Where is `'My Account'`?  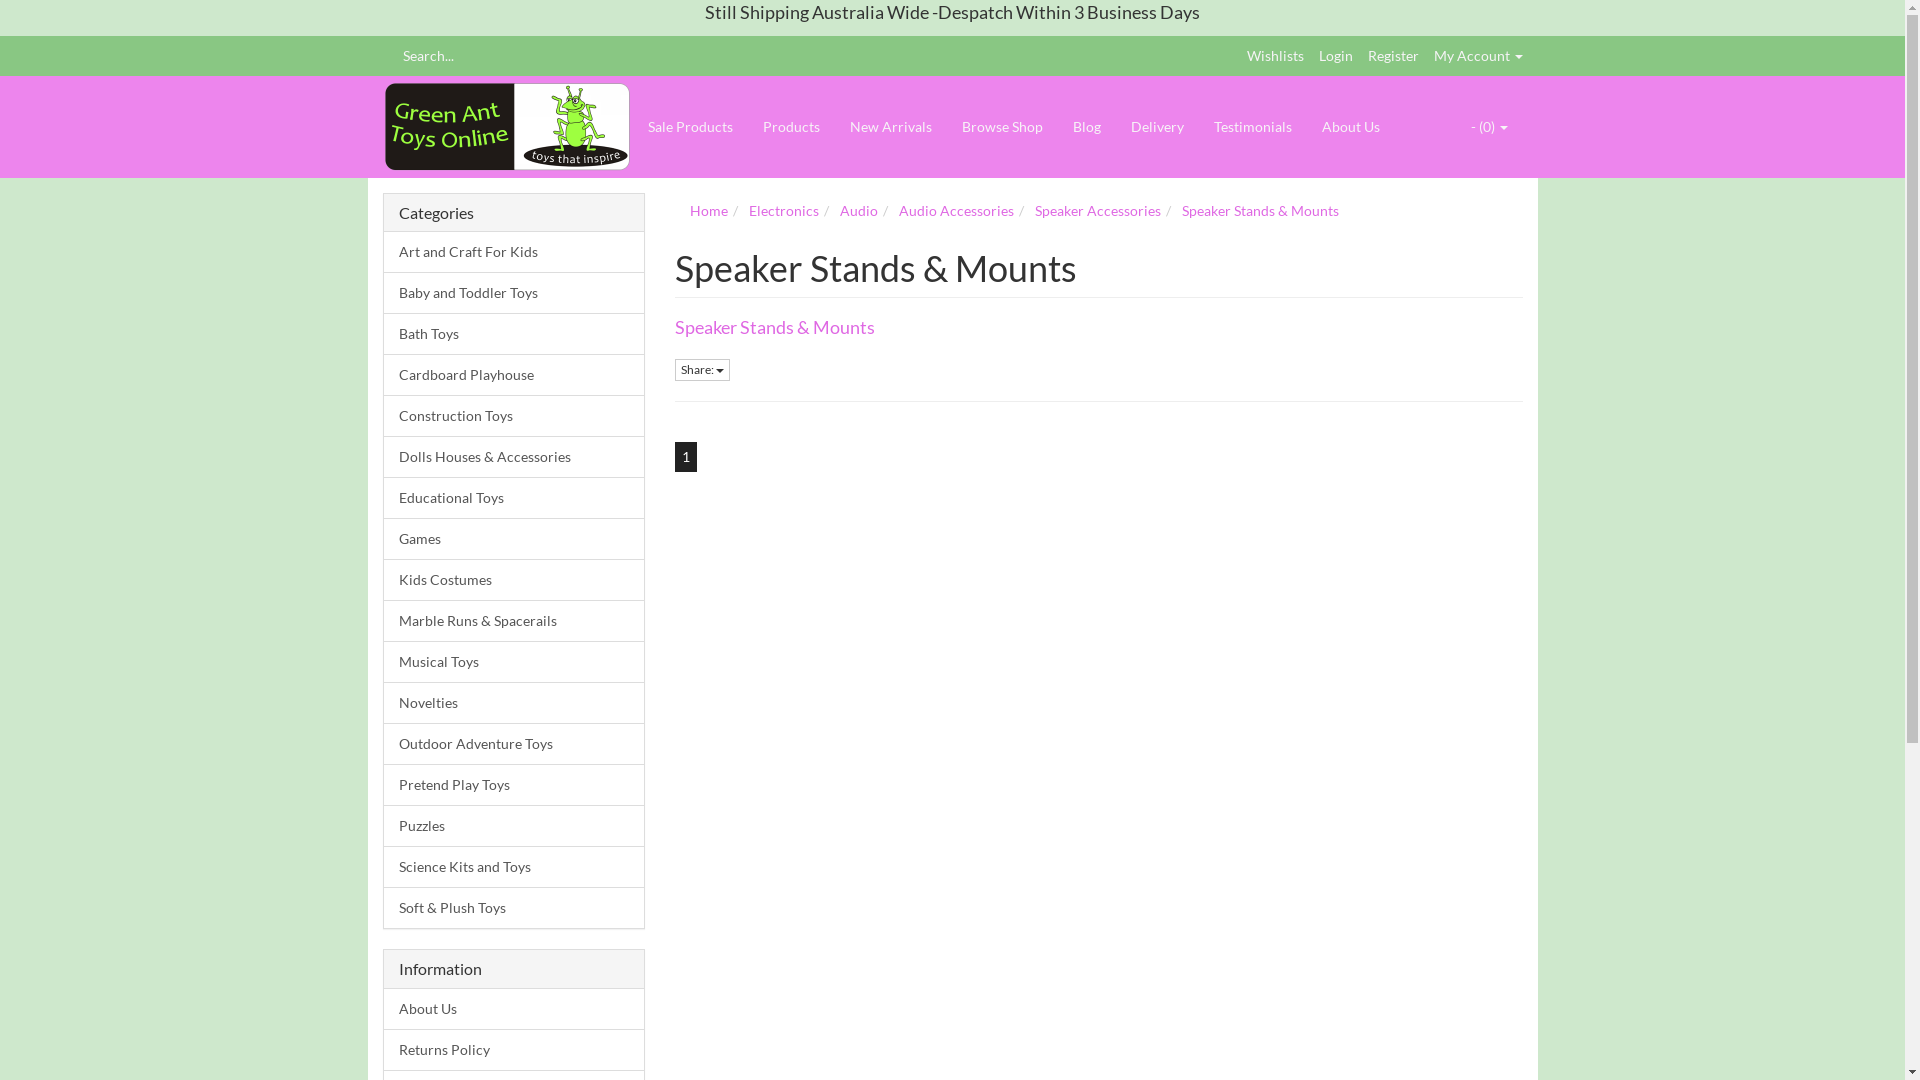 'My Account' is located at coordinates (1478, 54).